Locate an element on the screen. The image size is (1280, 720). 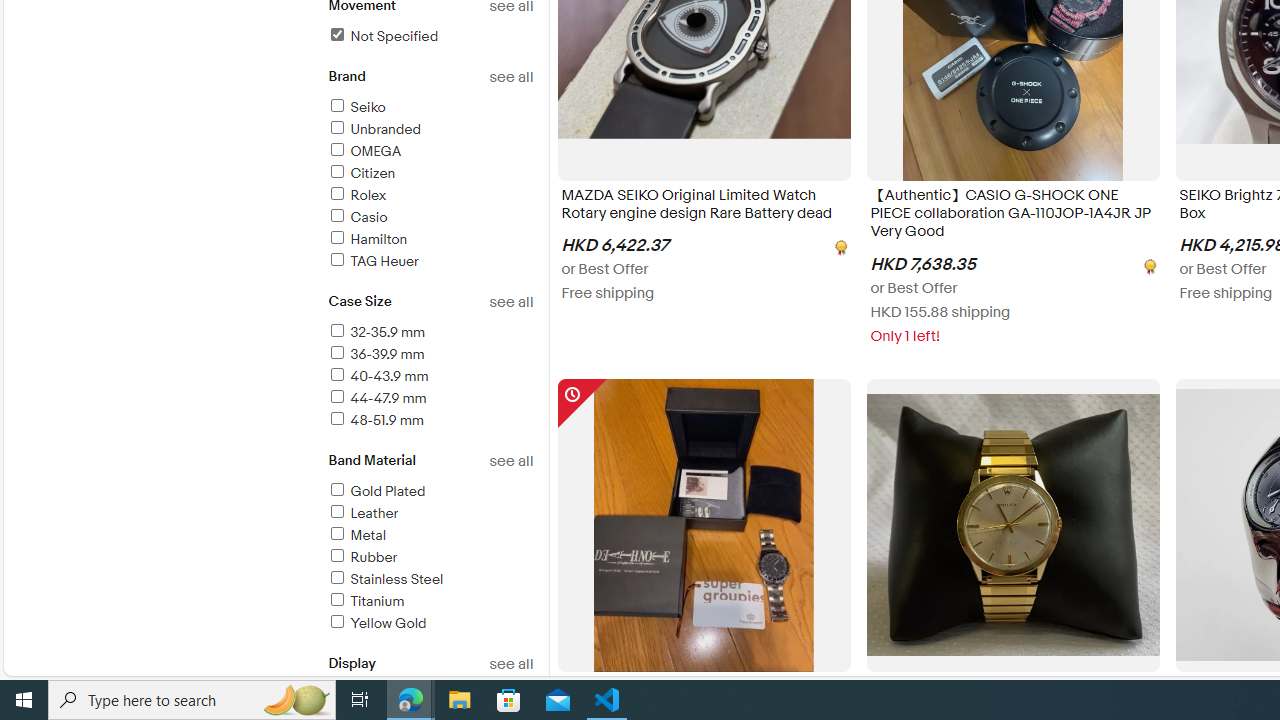
'Seiko' is located at coordinates (429, 108).